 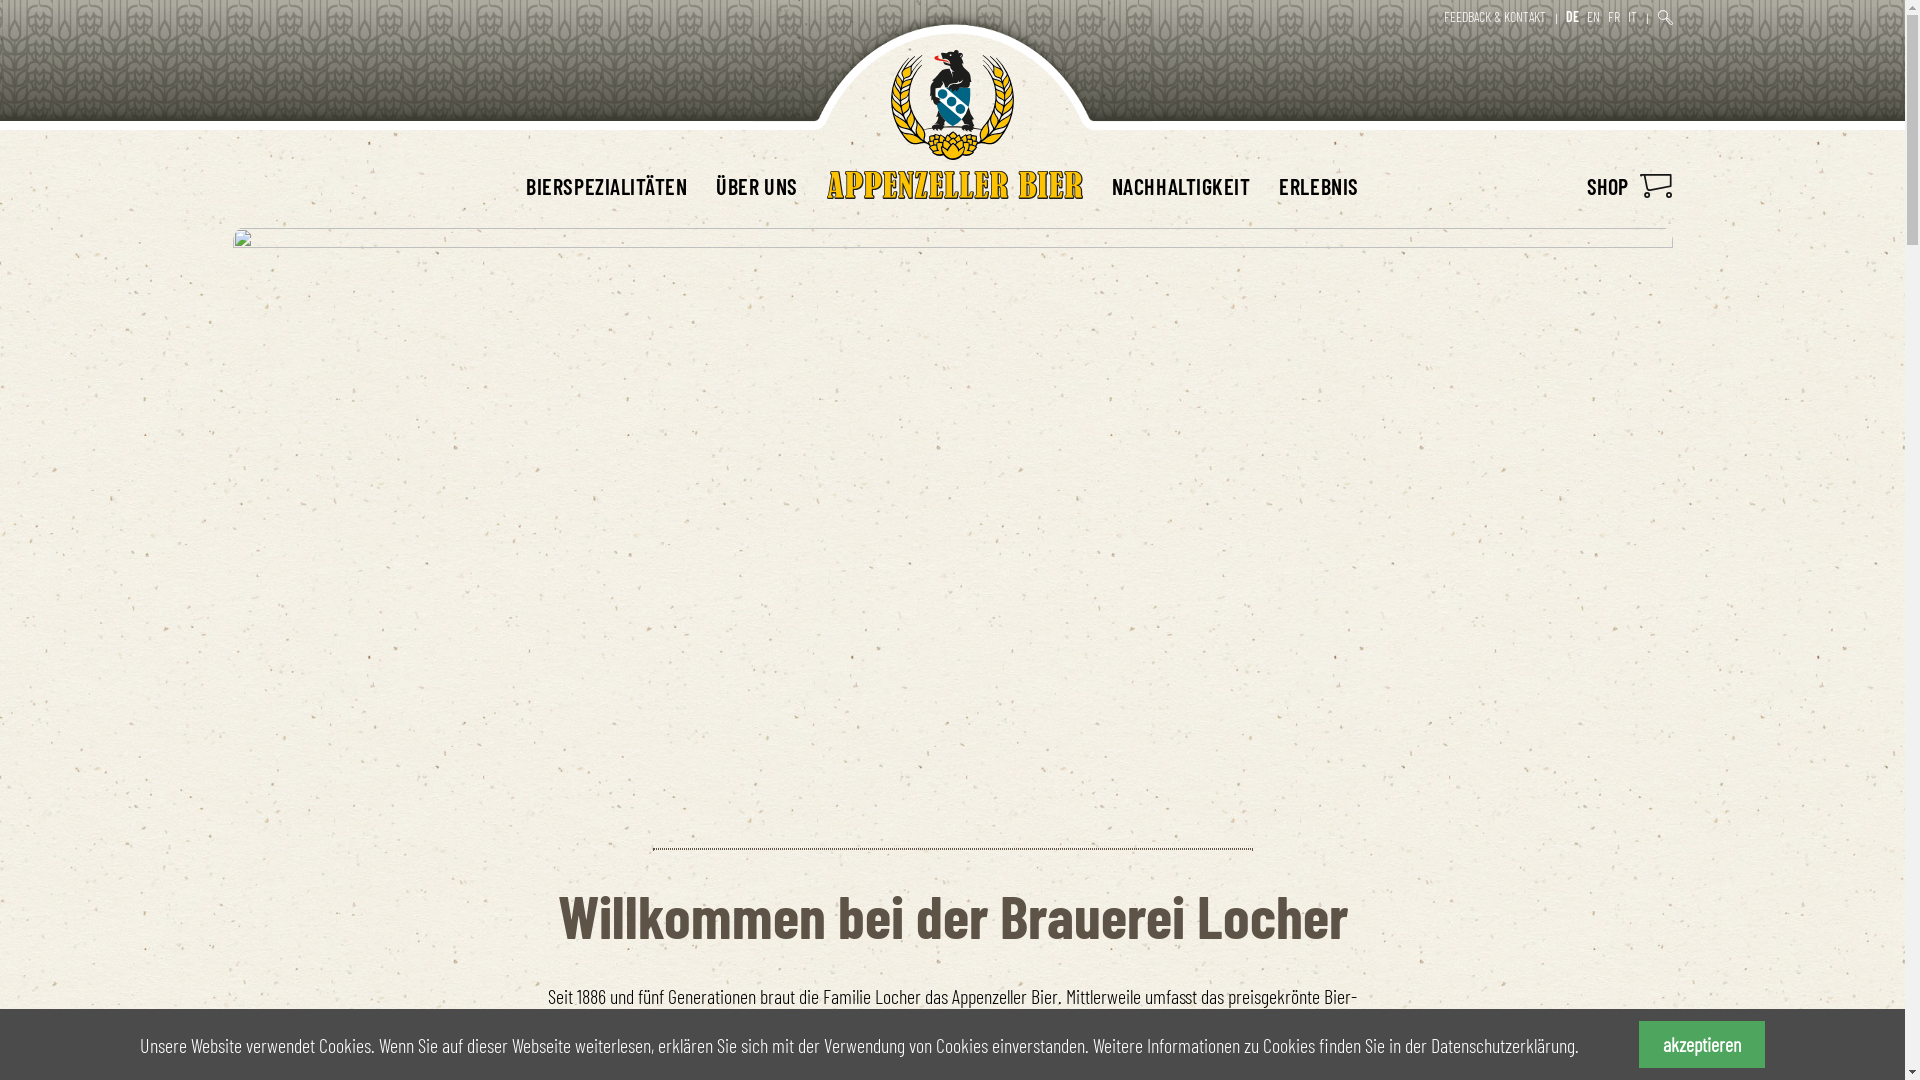 What do you see at coordinates (1632, 16) in the screenshot?
I see `'IT'` at bounding box center [1632, 16].